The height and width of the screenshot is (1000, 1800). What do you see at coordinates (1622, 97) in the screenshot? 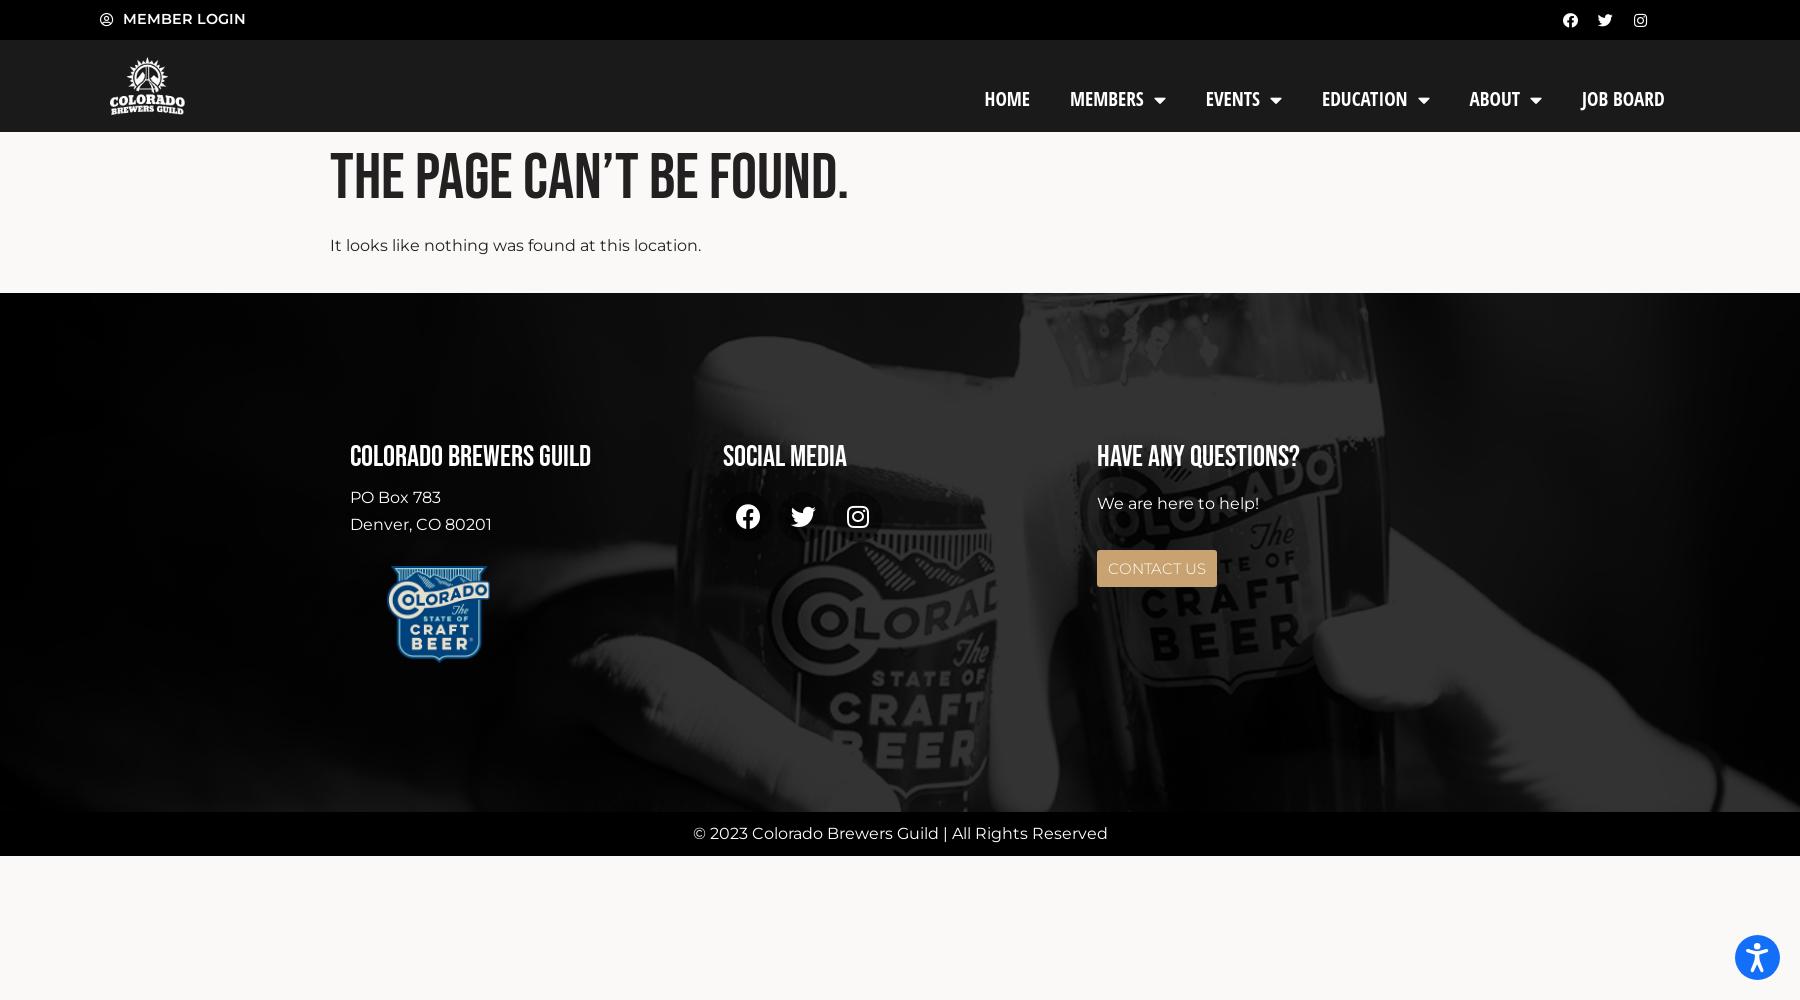
I see `'Job Board'` at bounding box center [1622, 97].